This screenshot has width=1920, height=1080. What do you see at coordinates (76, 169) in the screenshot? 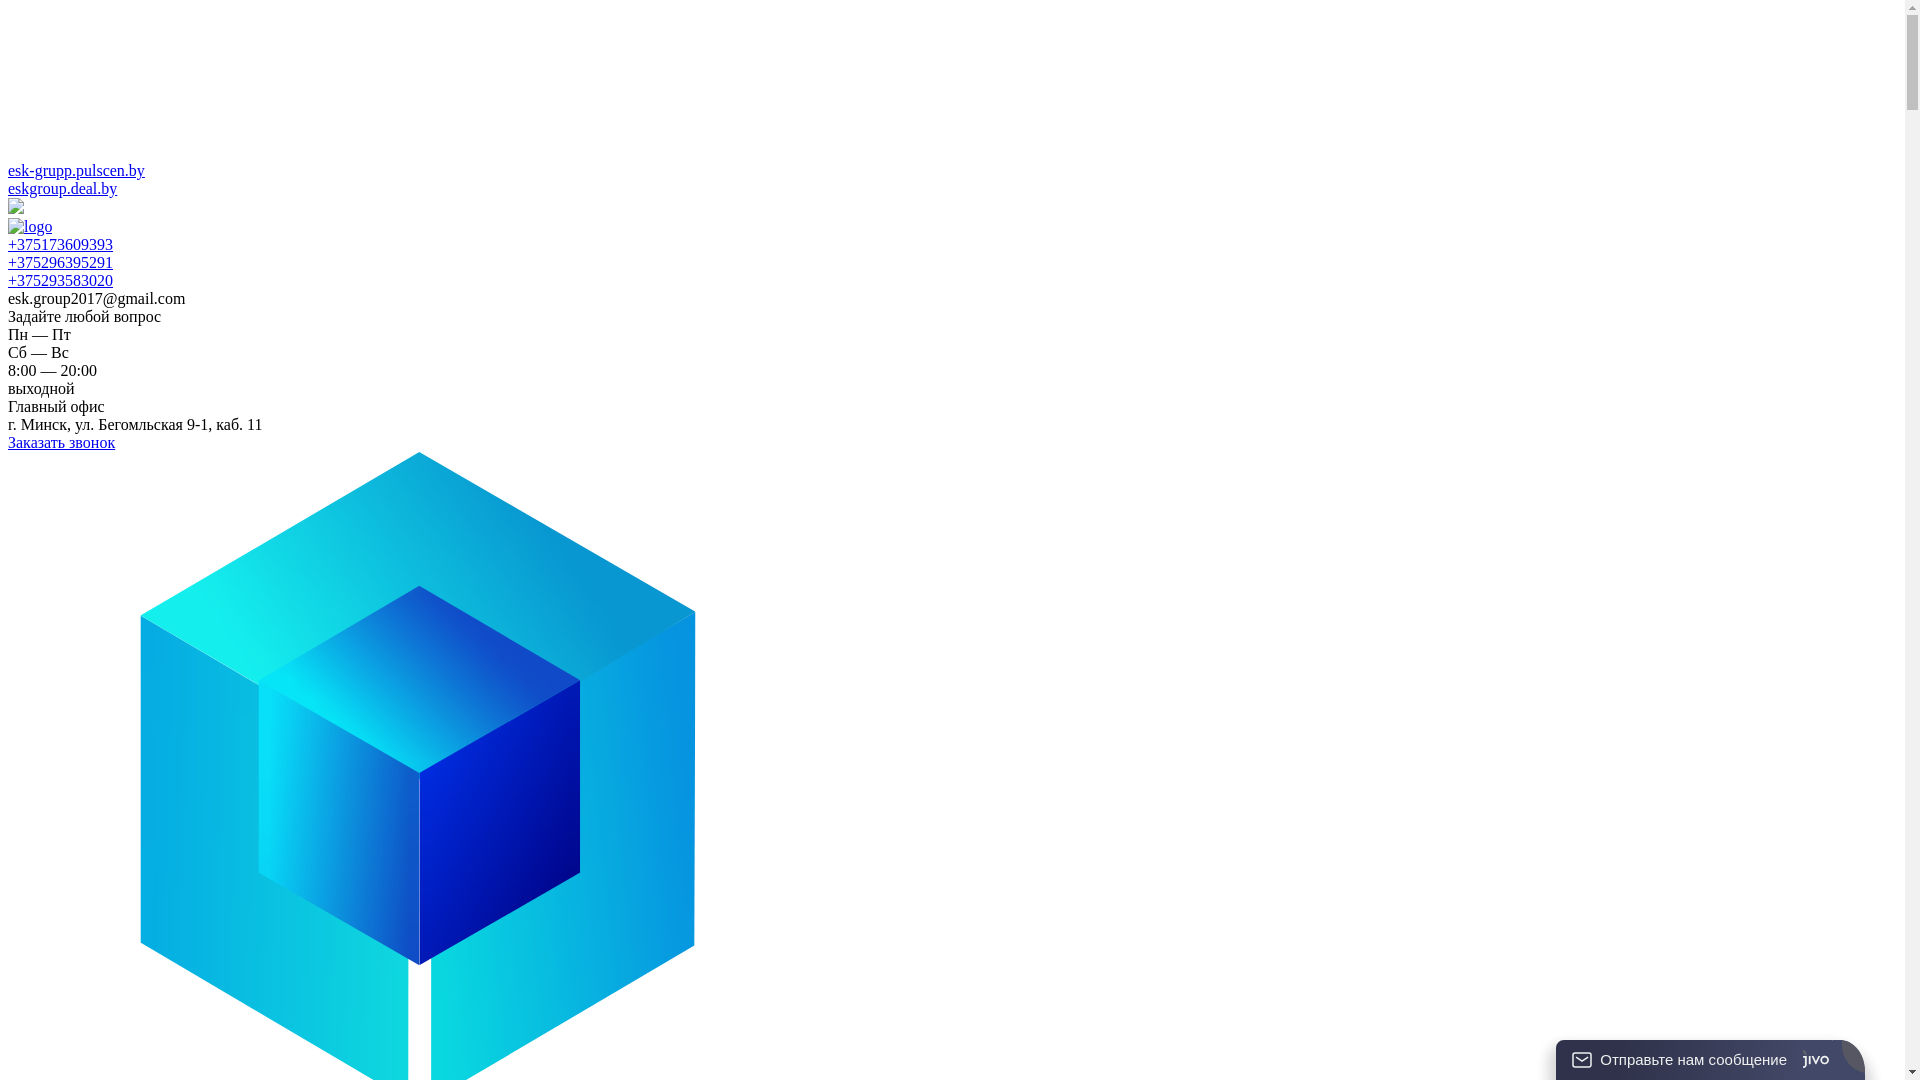
I see `'esk-grupp.pulscen.by'` at bounding box center [76, 169].